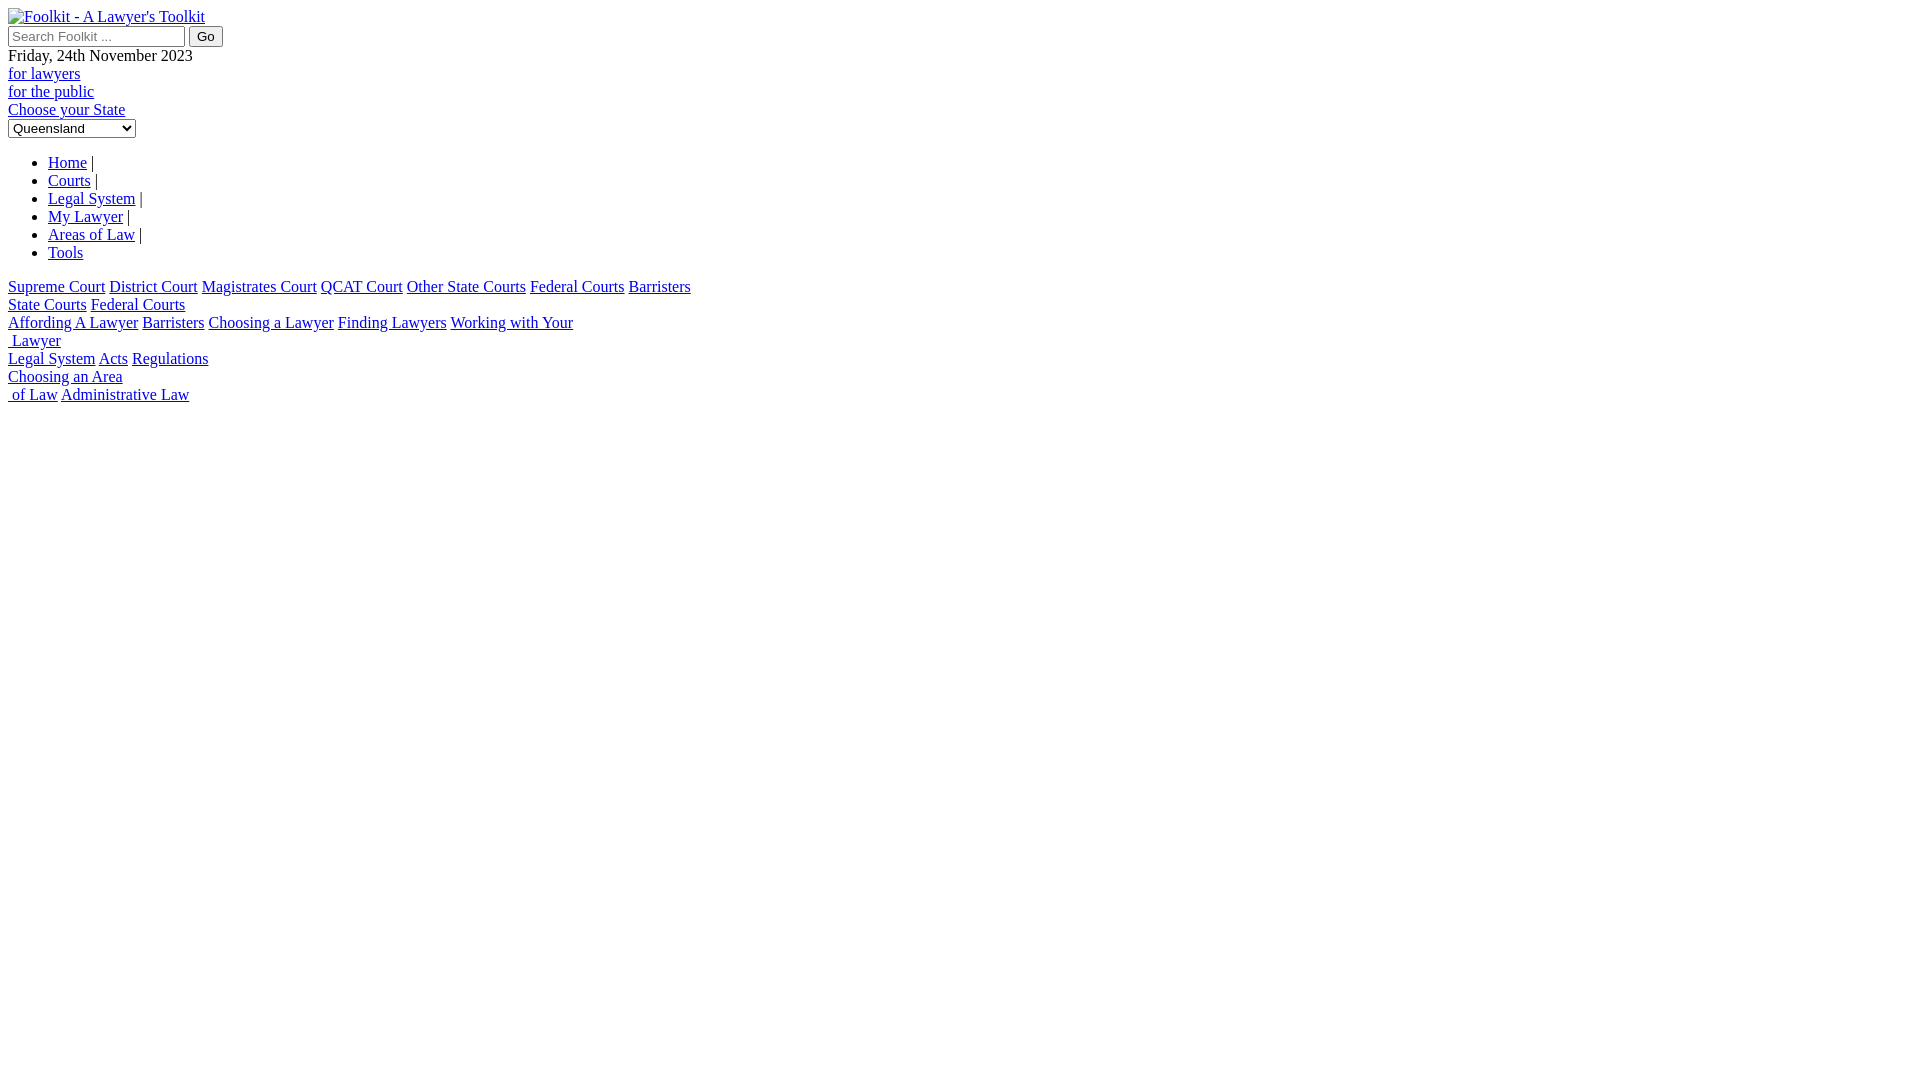 The width and height of the screenshot is (1920, 1080). What do you see at coordinates (56, 286) in the screenshot?
I see `'Supreme Court'` at bounding box center [56, 286].